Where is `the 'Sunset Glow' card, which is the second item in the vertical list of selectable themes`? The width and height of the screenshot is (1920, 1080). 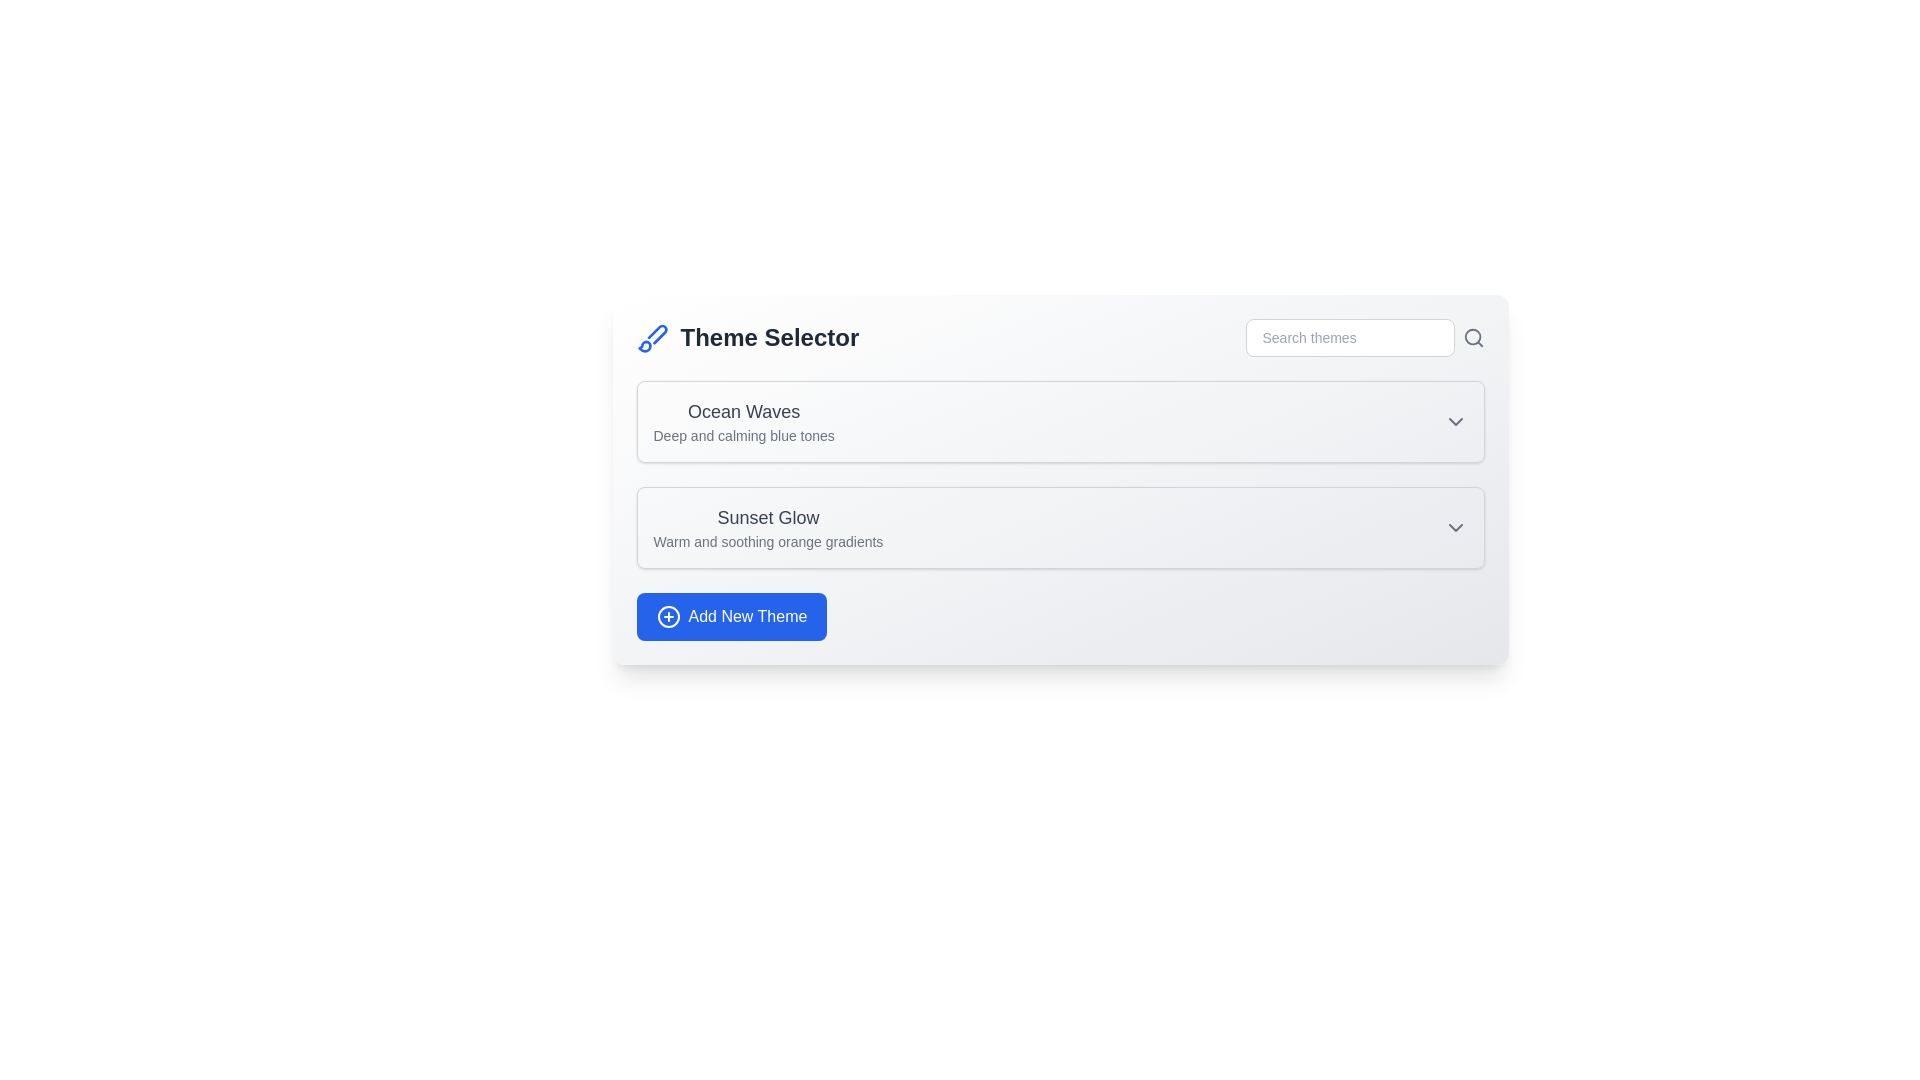 the 'Sunset Glow' card, which is the second item in the vertical list of selectable themes is located at coordinates (1059, 527).